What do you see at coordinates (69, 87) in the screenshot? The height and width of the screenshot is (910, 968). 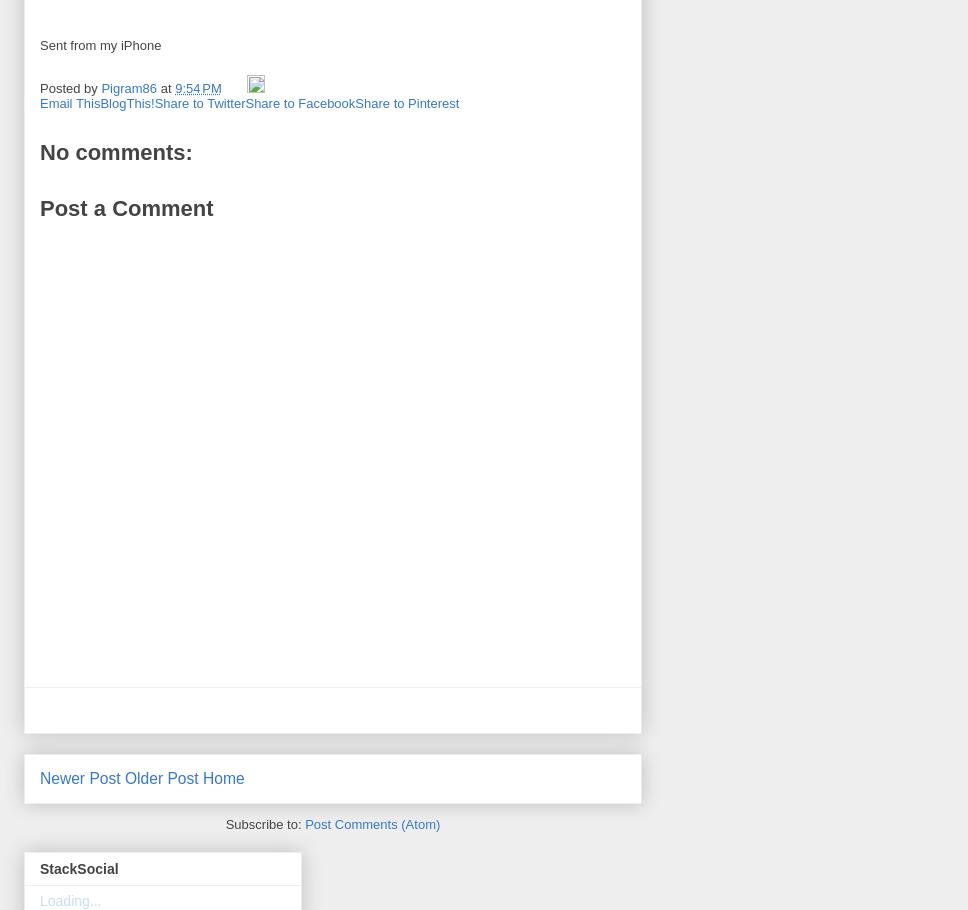 I see `'Posted by'` at bounding box center [69, 87].